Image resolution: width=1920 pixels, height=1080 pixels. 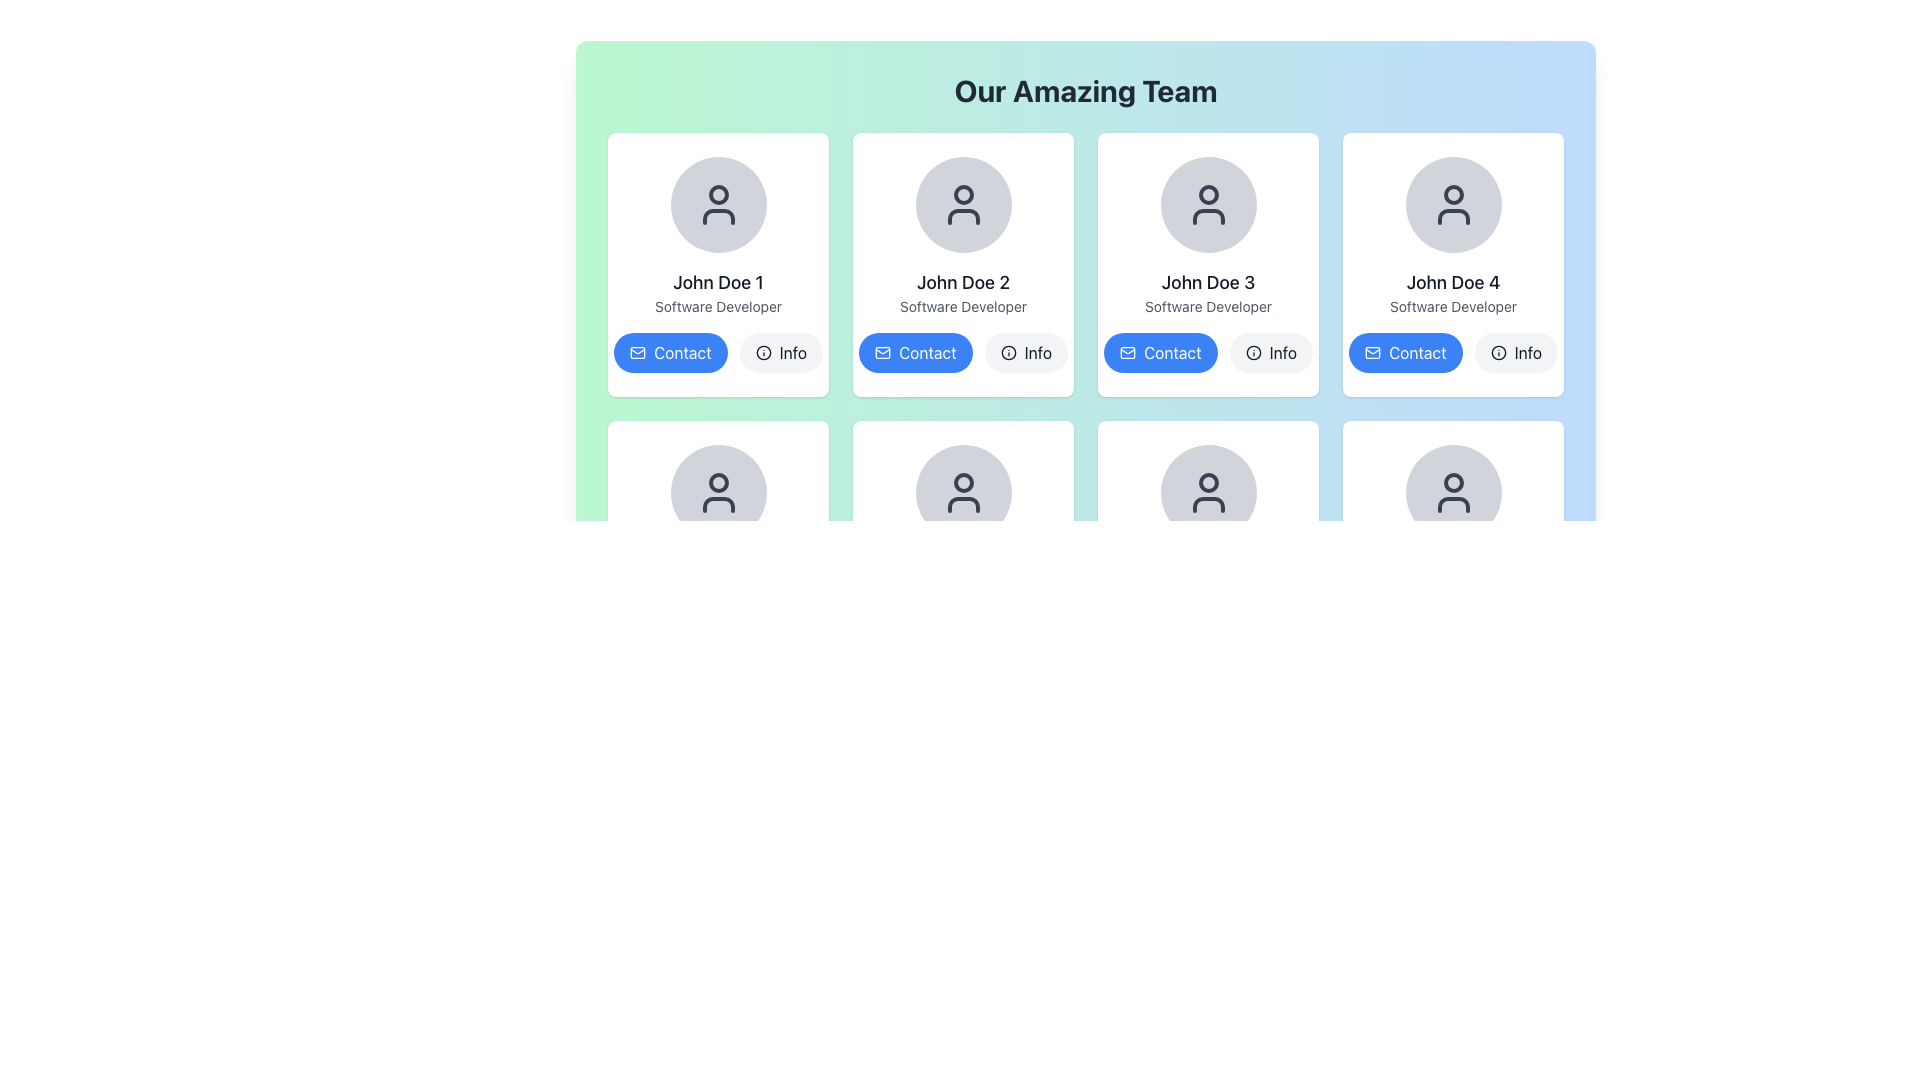 I want to click on the text element displaying 'Software Developer', which is located beneath the name 'John Doe 1' and above the buttons labeled 'Contact' and 'Info', so click(x=718, y=307).